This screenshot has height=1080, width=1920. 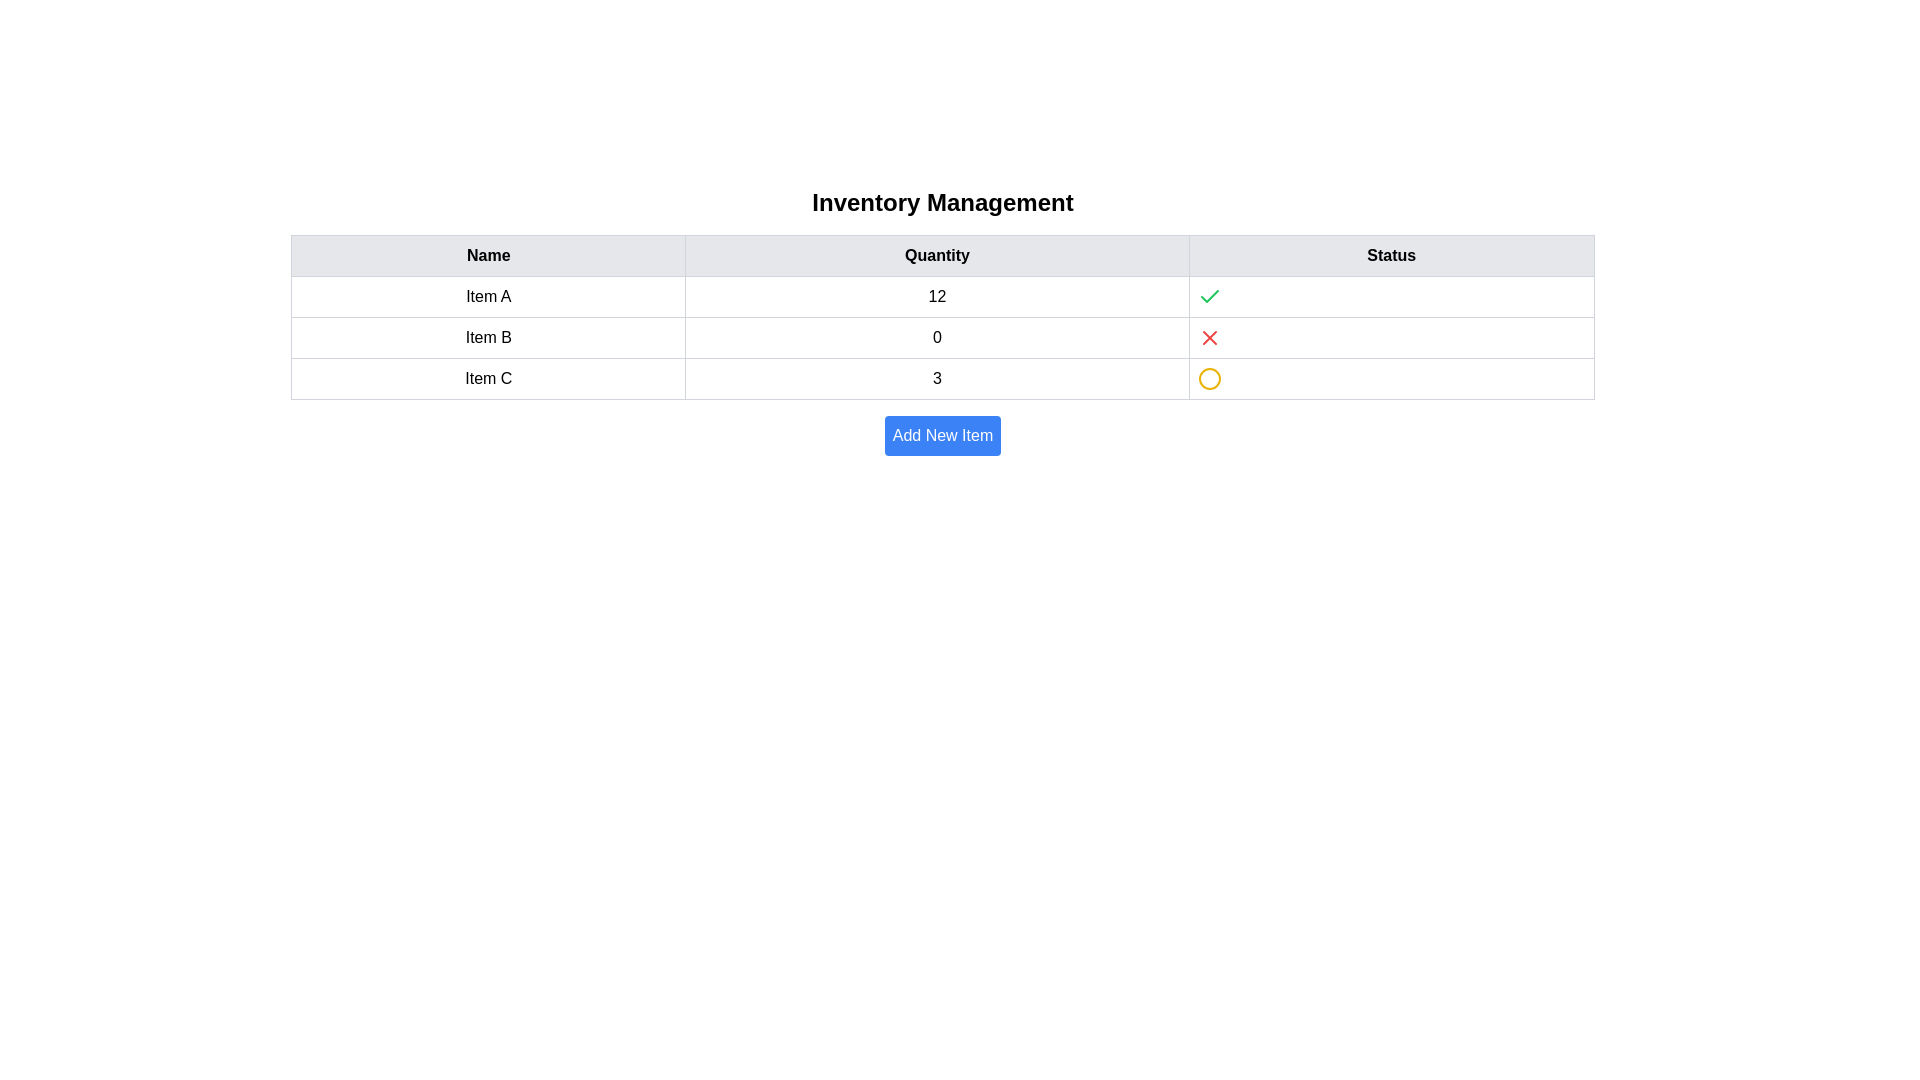 I want to click on the Label displaying 'Item C' in the third row of the 'Name' column of the table, so click(x=488, y=378).